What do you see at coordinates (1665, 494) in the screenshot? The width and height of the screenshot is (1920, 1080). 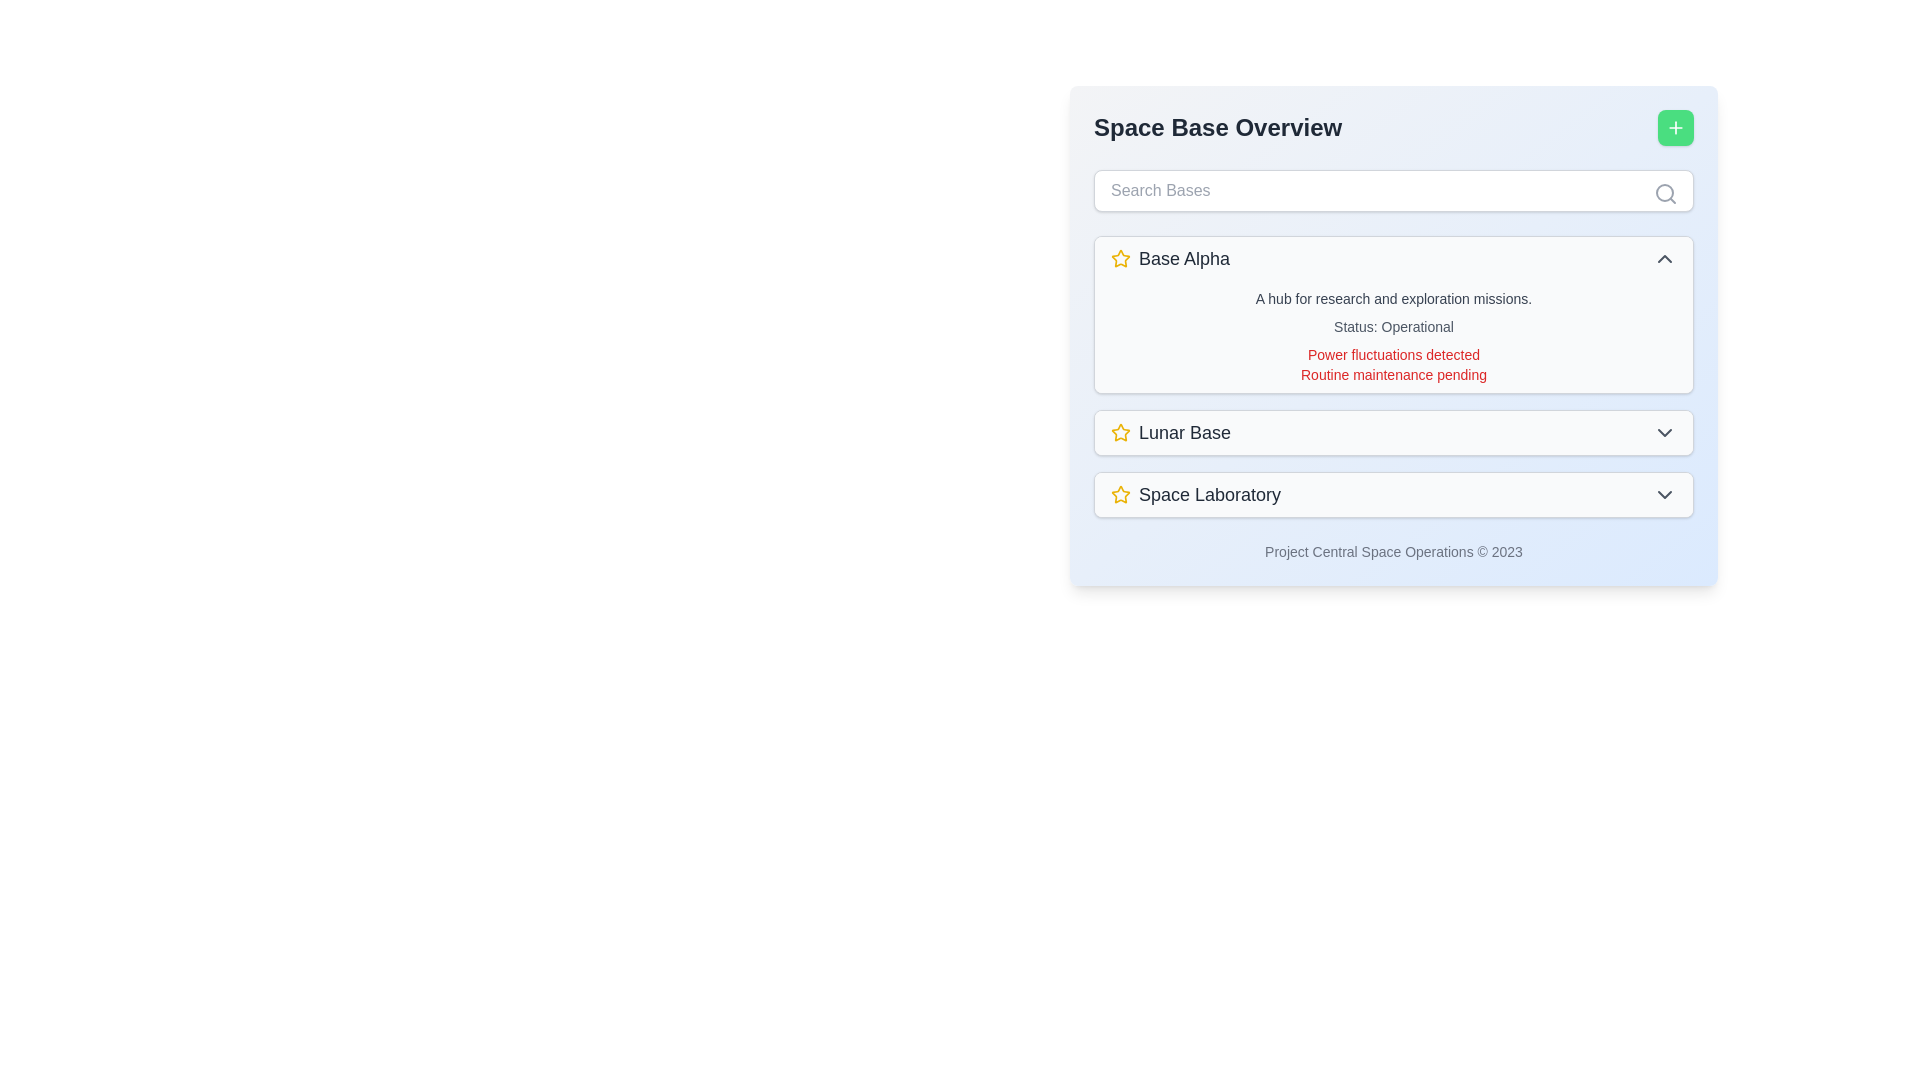 I see `the downward-pointing chevron icon located at the far right of the 'Space Laboratory' section` at bounding box center [1665, 494].